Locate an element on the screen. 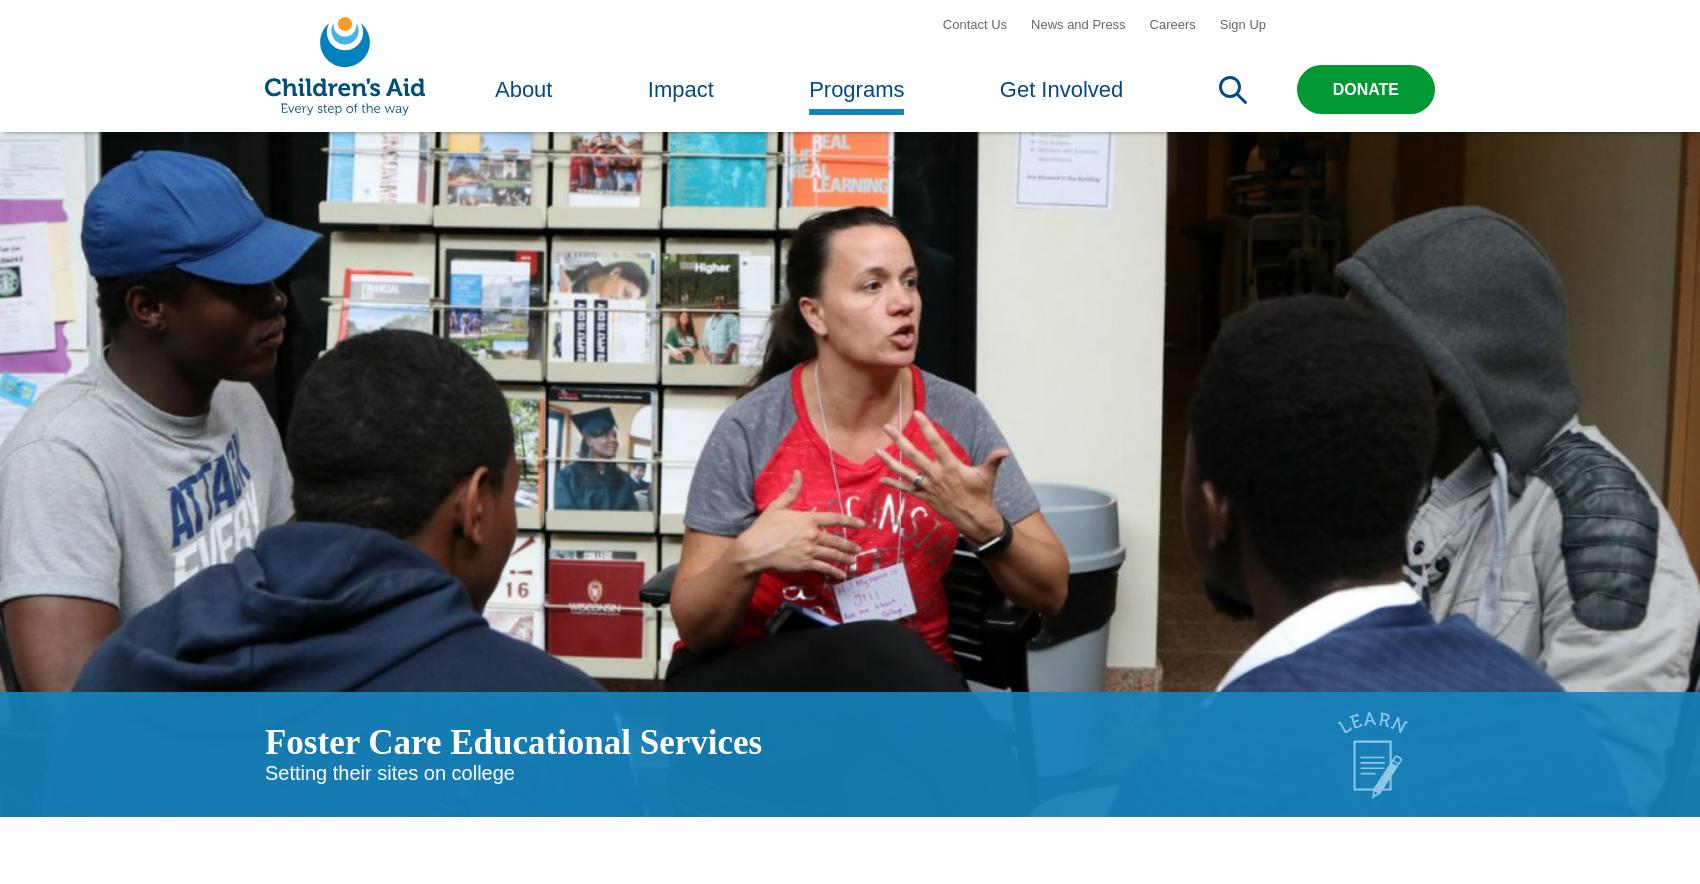 The height and width of the screenshot is (884, 1700). 'About' is located at coordinates (495, 102).